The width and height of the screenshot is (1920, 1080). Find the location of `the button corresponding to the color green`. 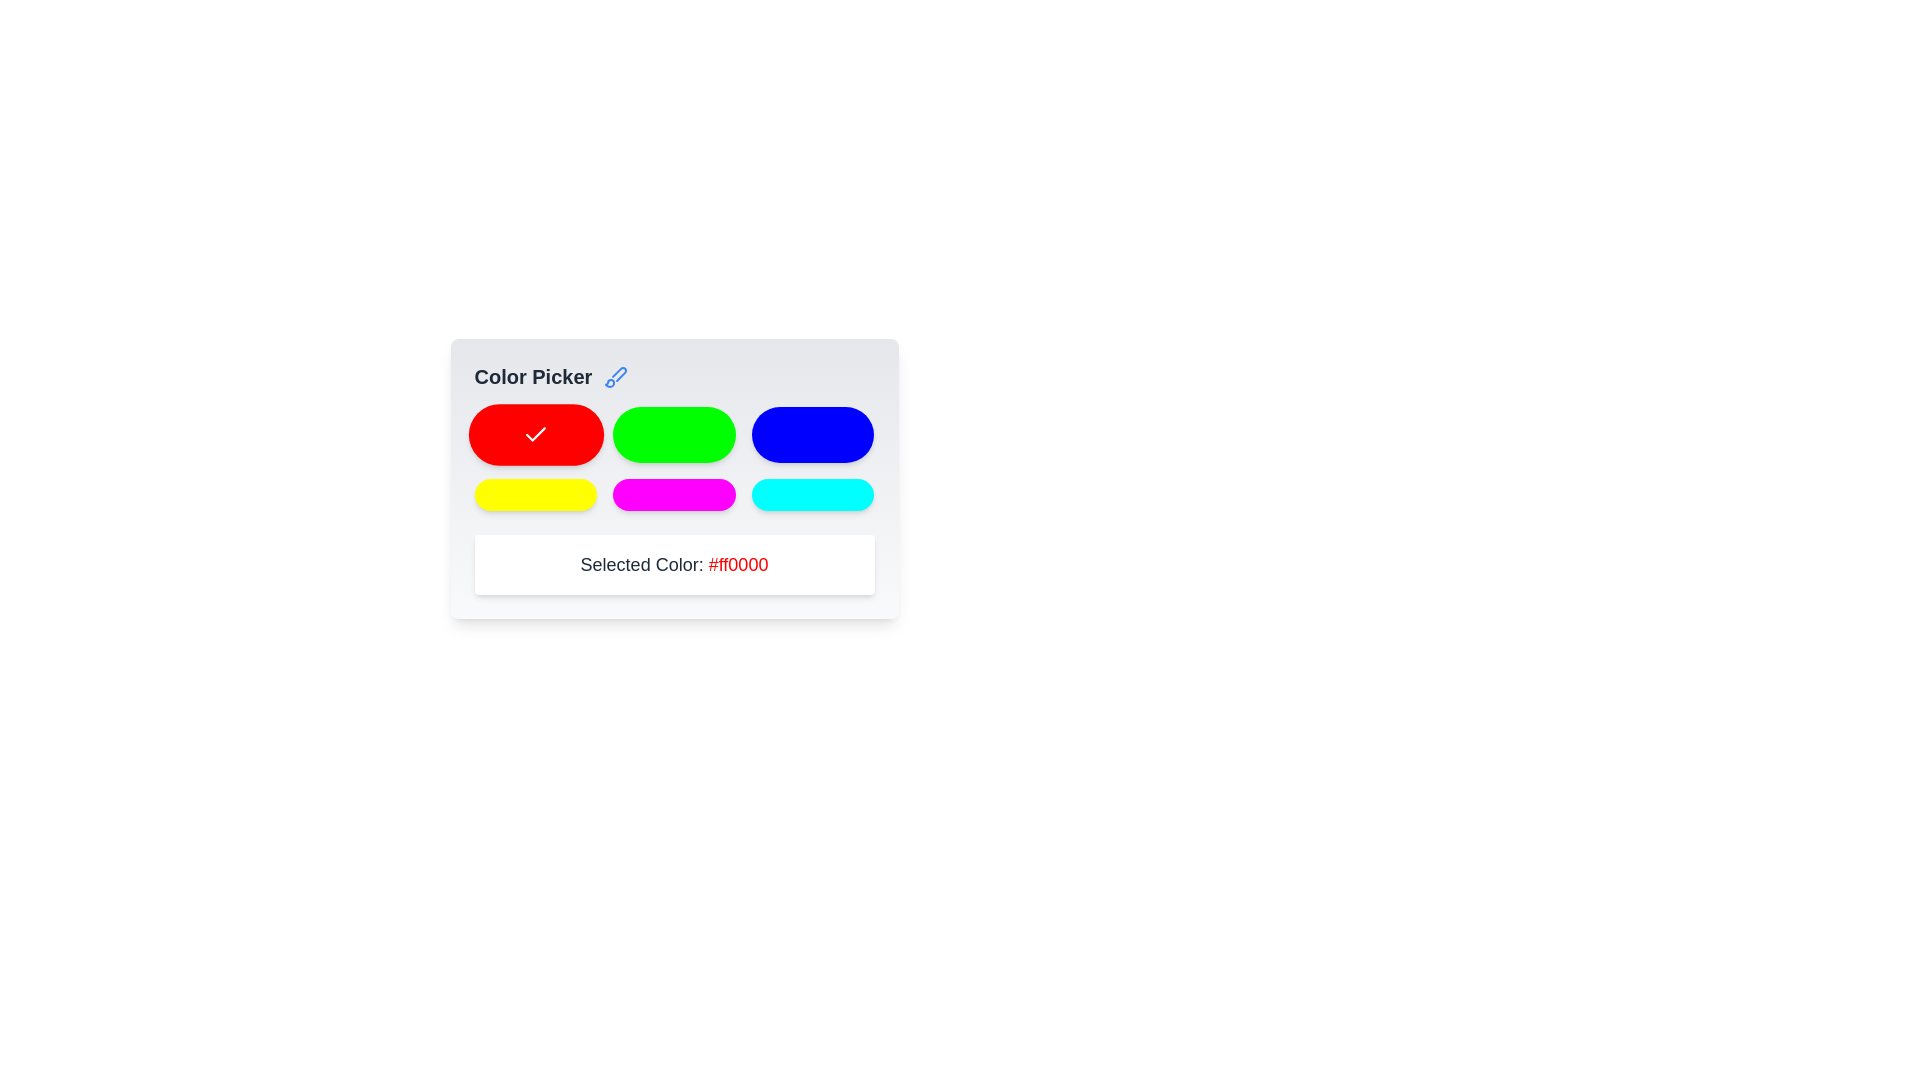

the button corresponding to the color green is located at coordinates (674, 434).